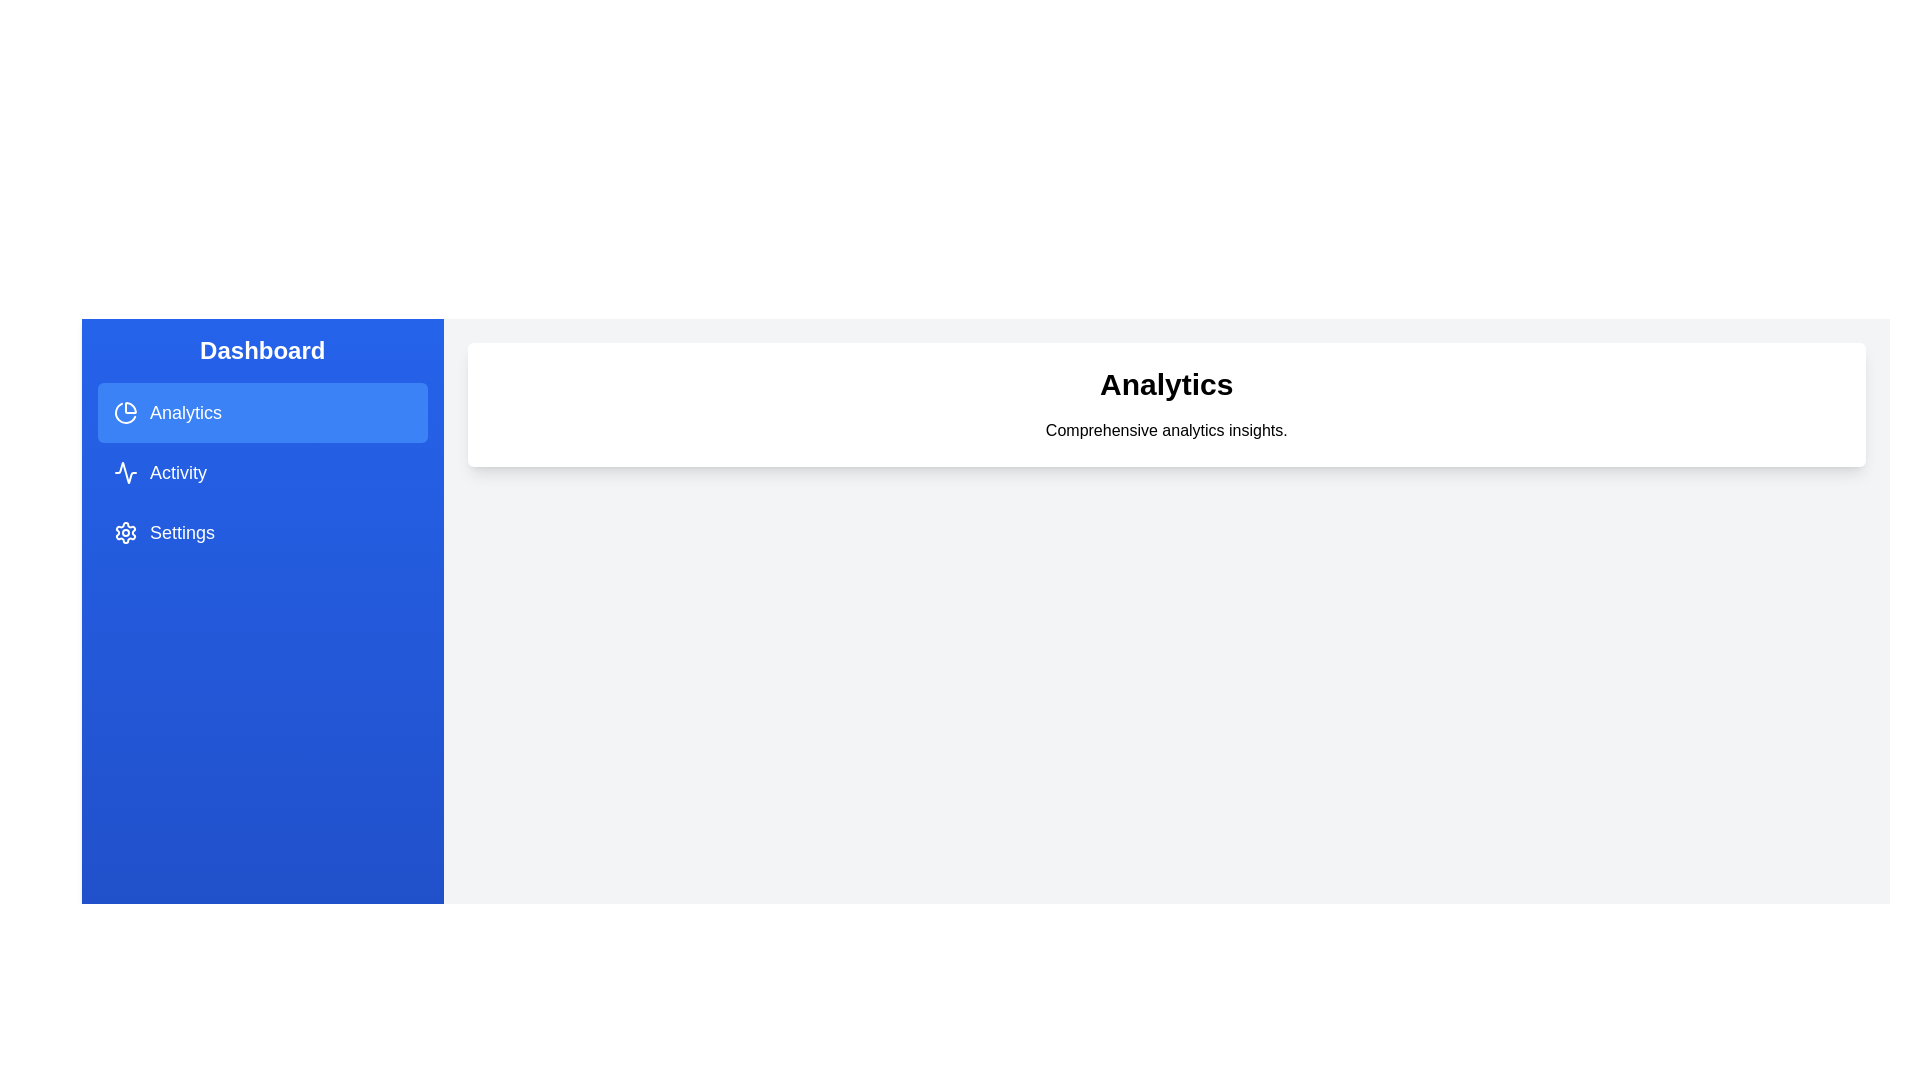  Describe the element at coordinates (124, 473) in the screenshot. I see `the waveform activity icon located in the sidebar under the 'Activity' menu option` at that location.